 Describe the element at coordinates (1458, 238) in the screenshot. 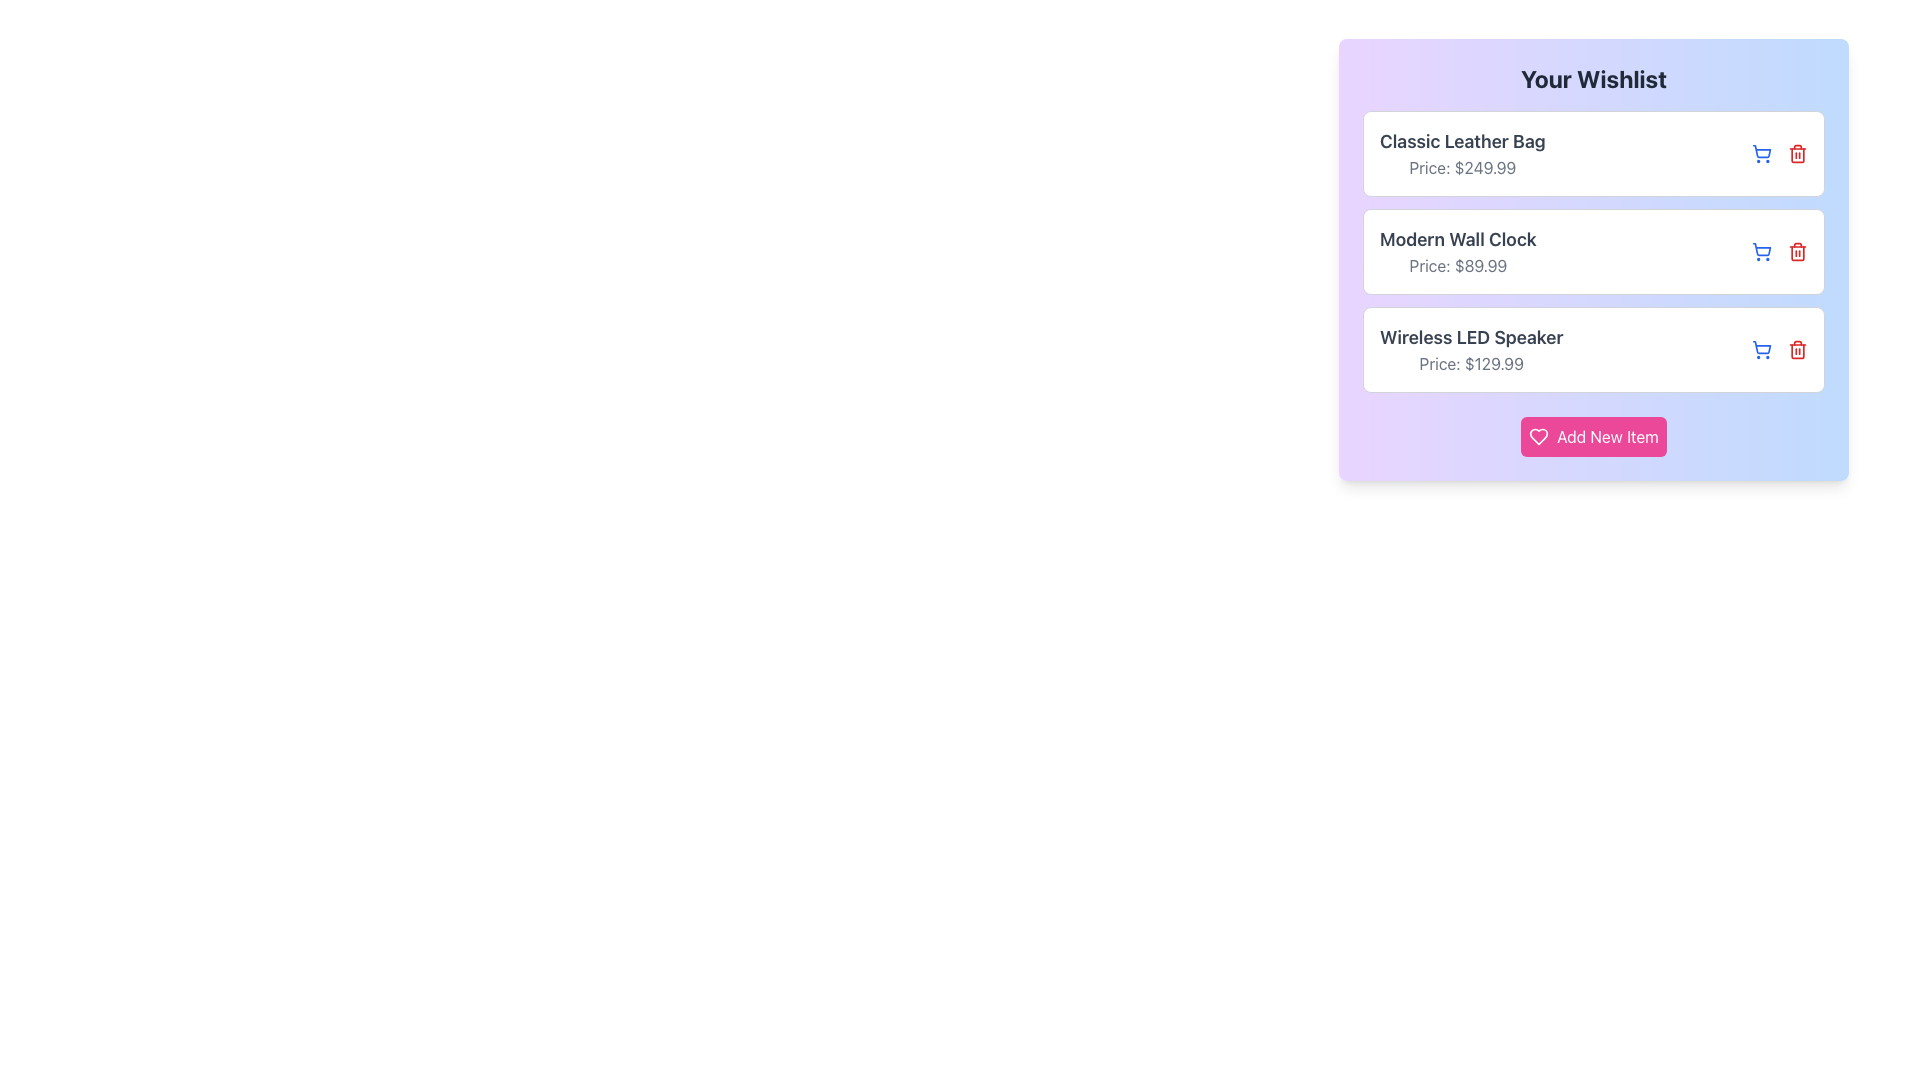

I see `text label 'Modern Wall Clock' located in the second item block of the wishlist section, directly above the price text` at that location.